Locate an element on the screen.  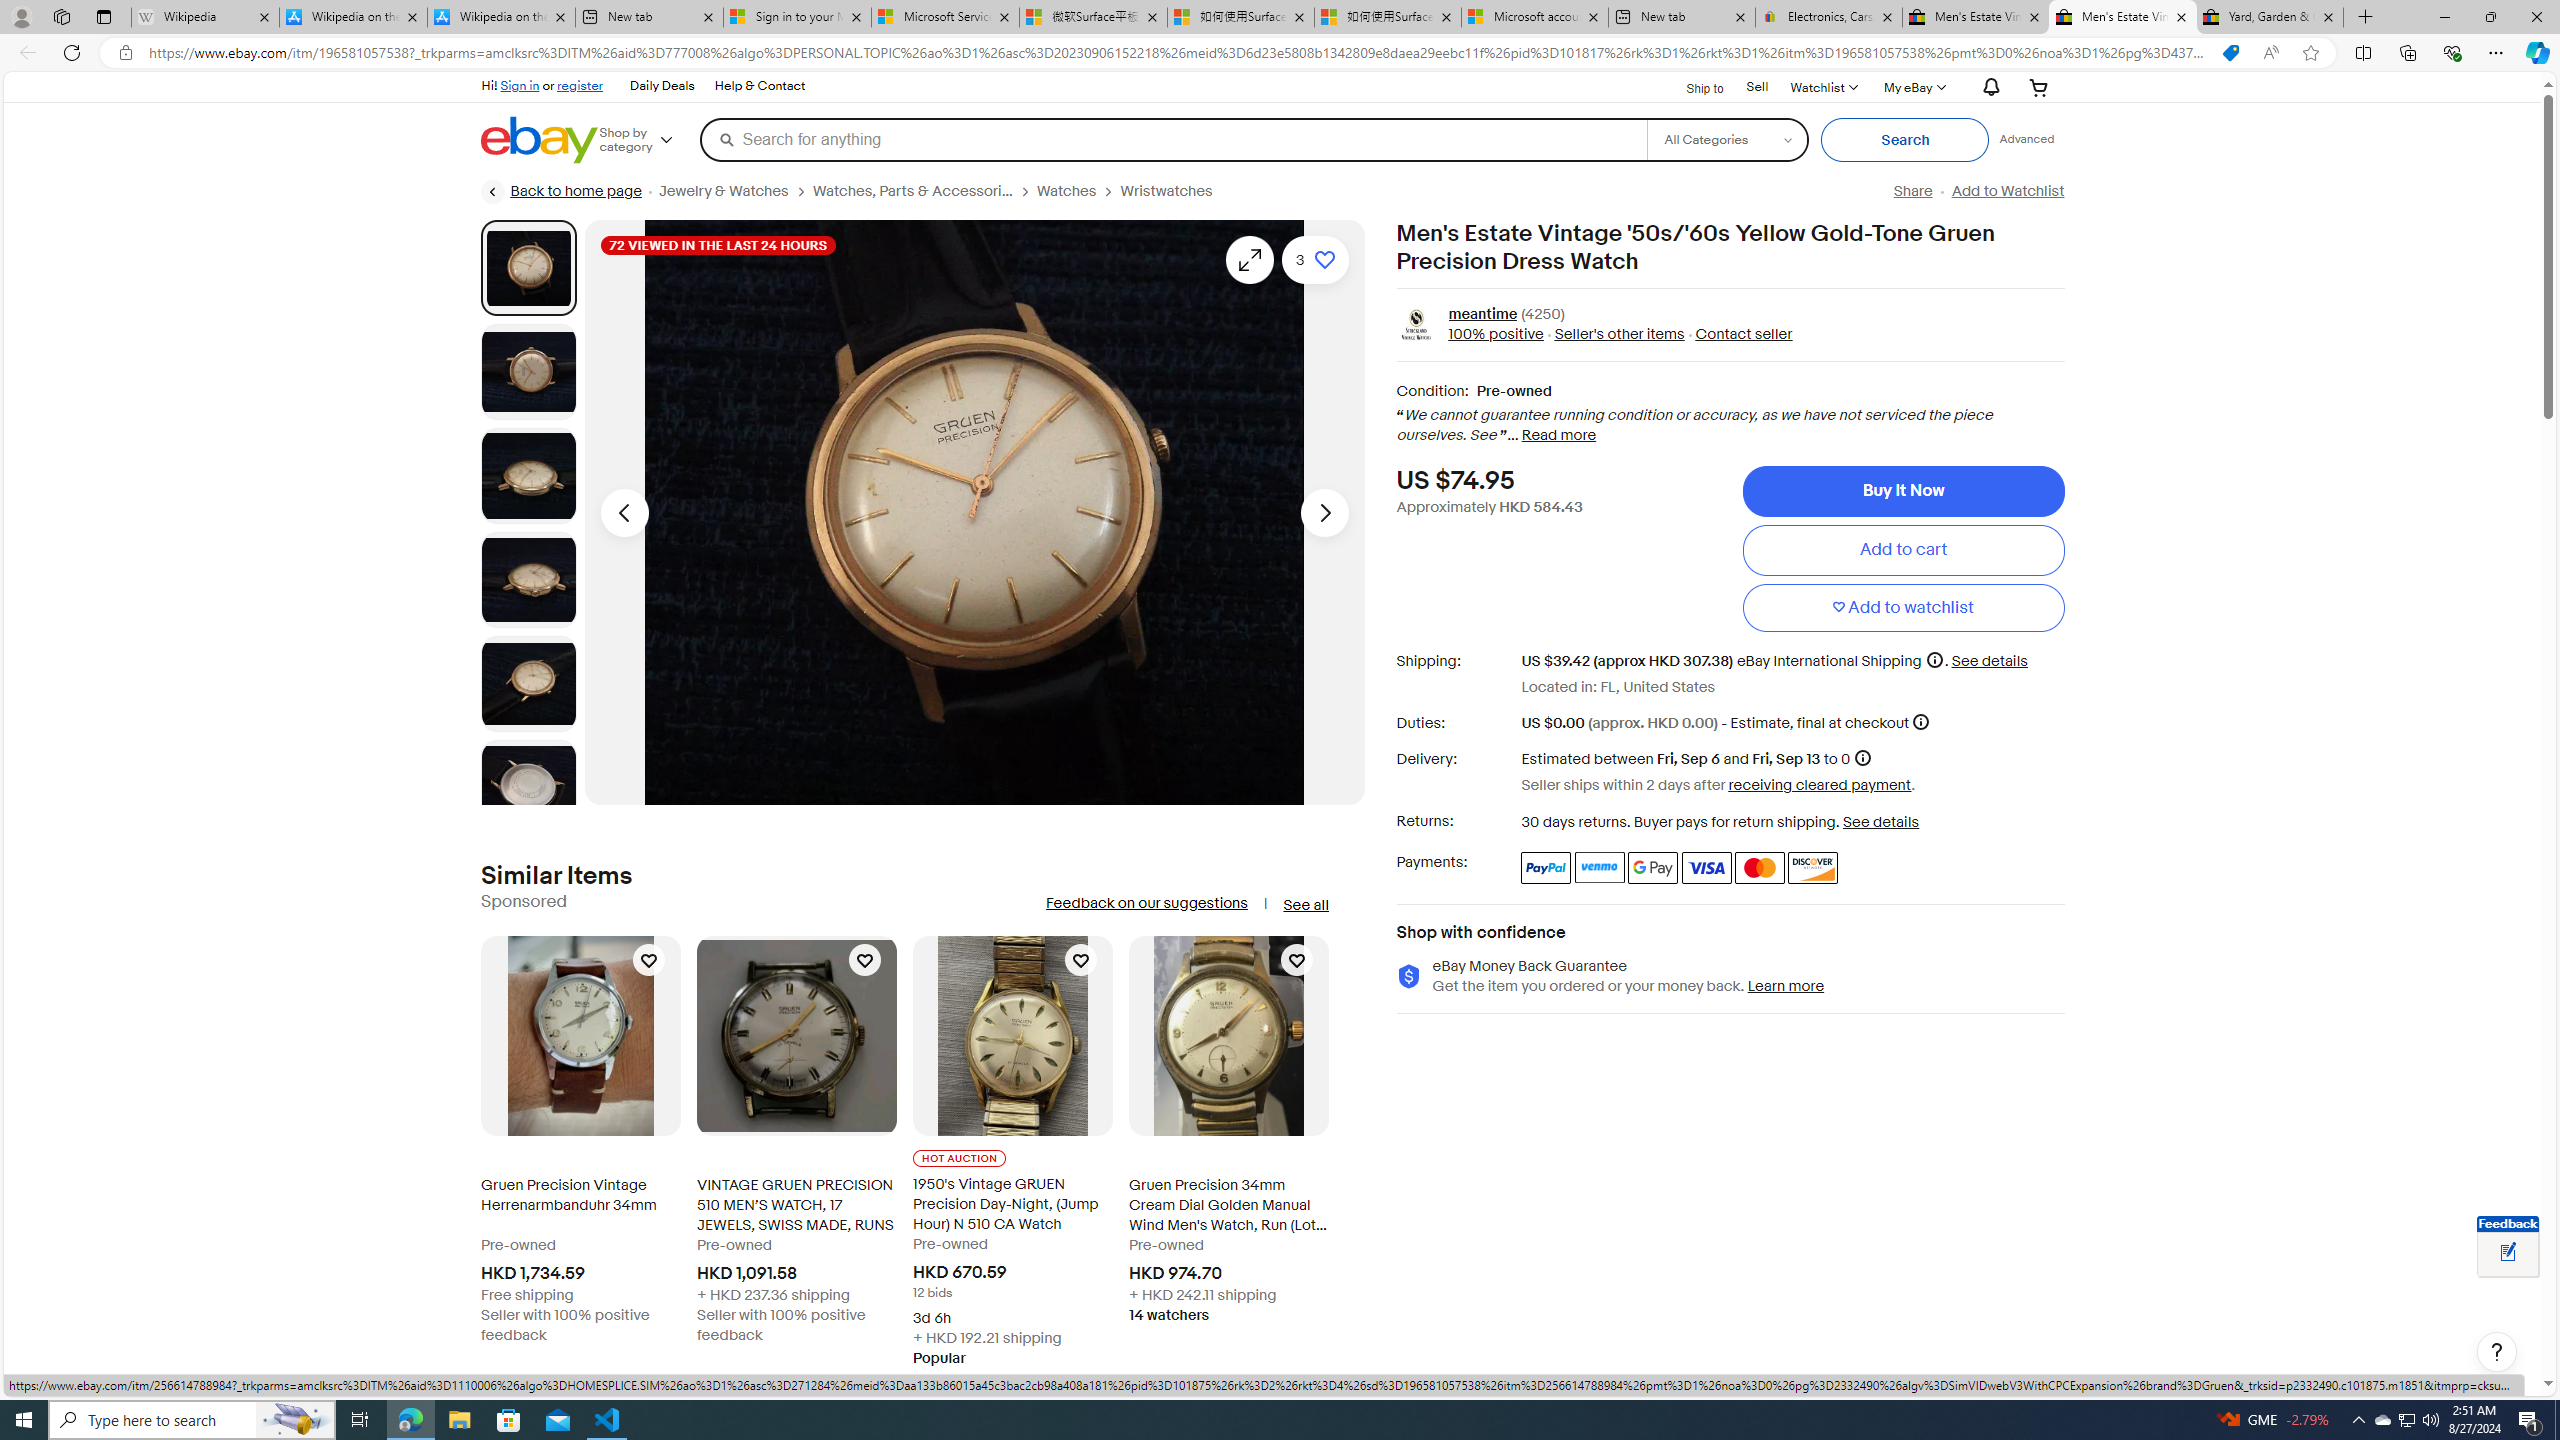
'Add to cart' is located at coordinates (1903, 549).